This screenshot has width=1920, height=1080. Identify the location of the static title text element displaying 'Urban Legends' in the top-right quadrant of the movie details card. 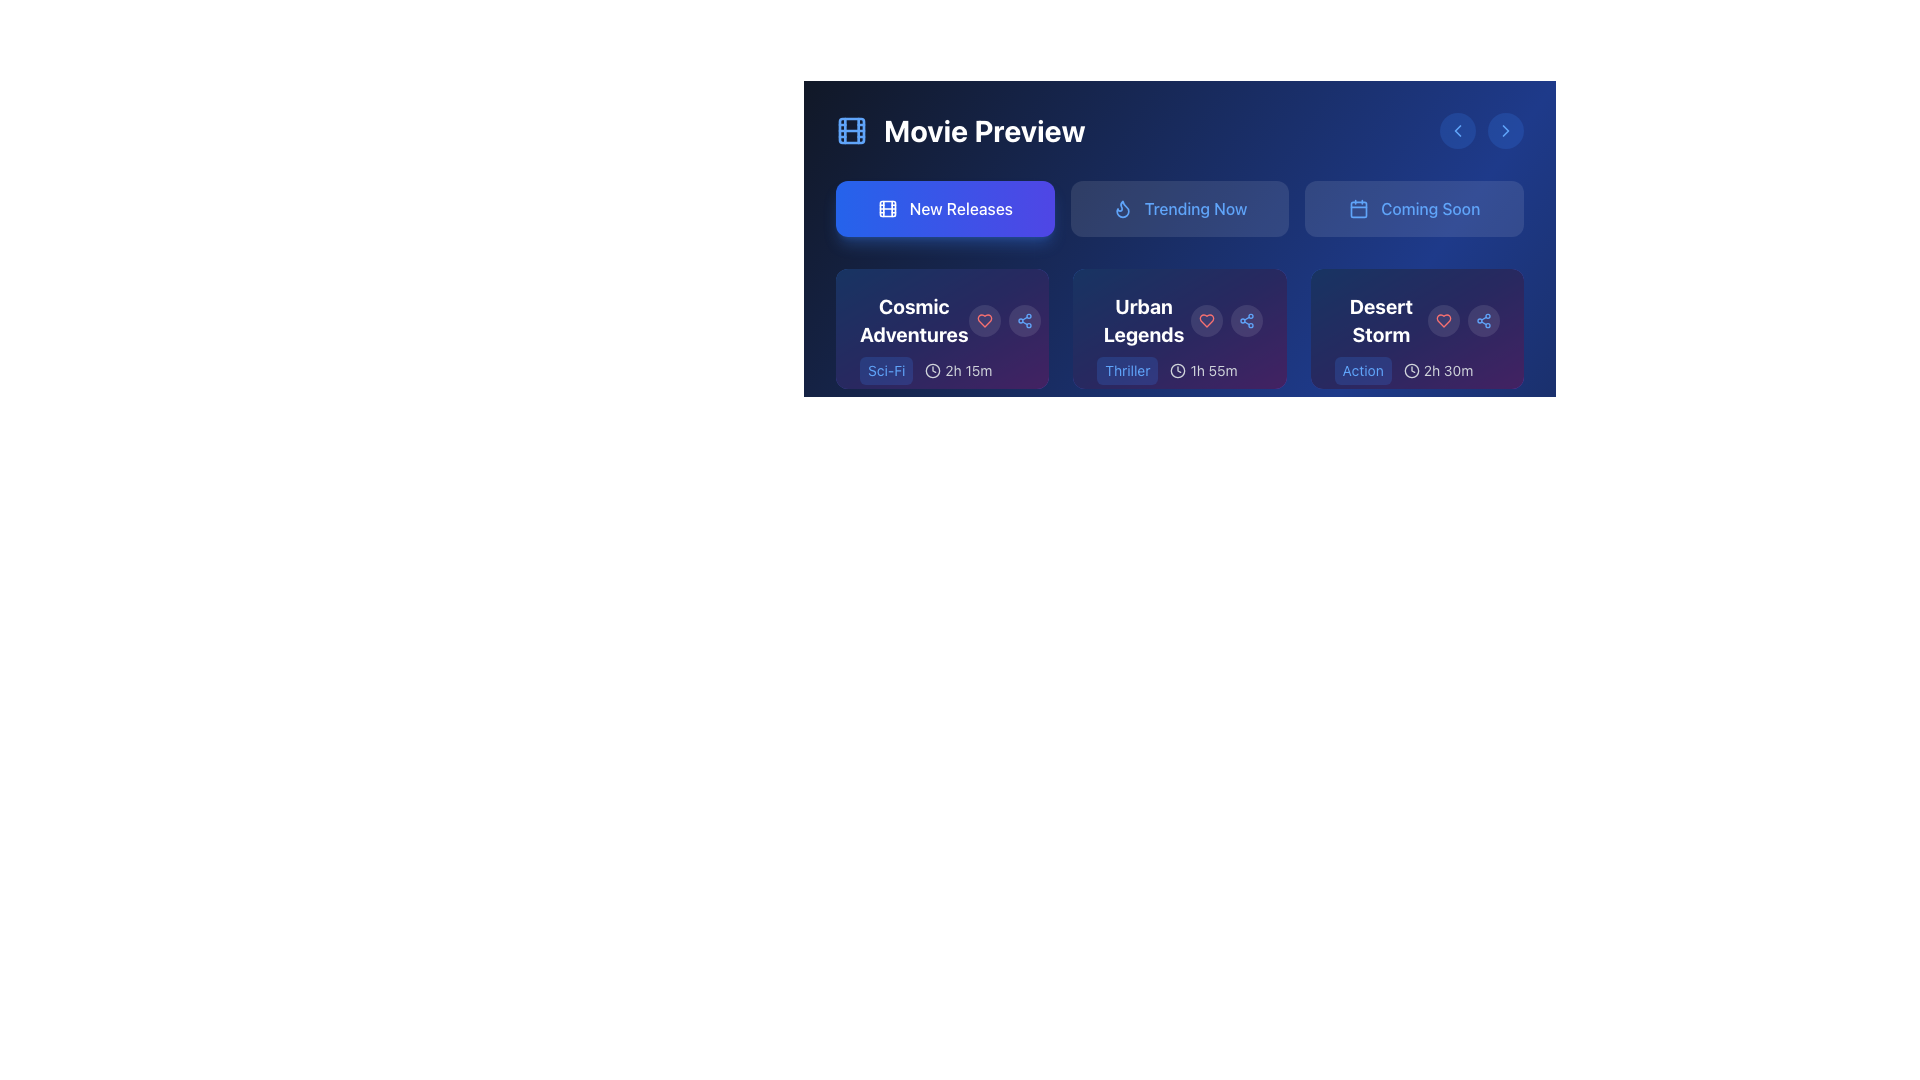
(1180, 319).